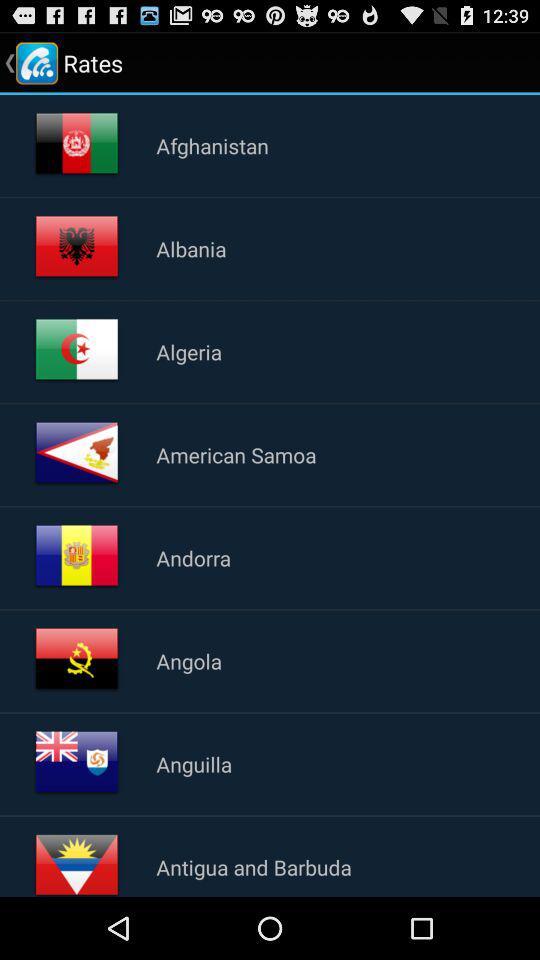  I want to click on anguilla app, so click(194, 763).